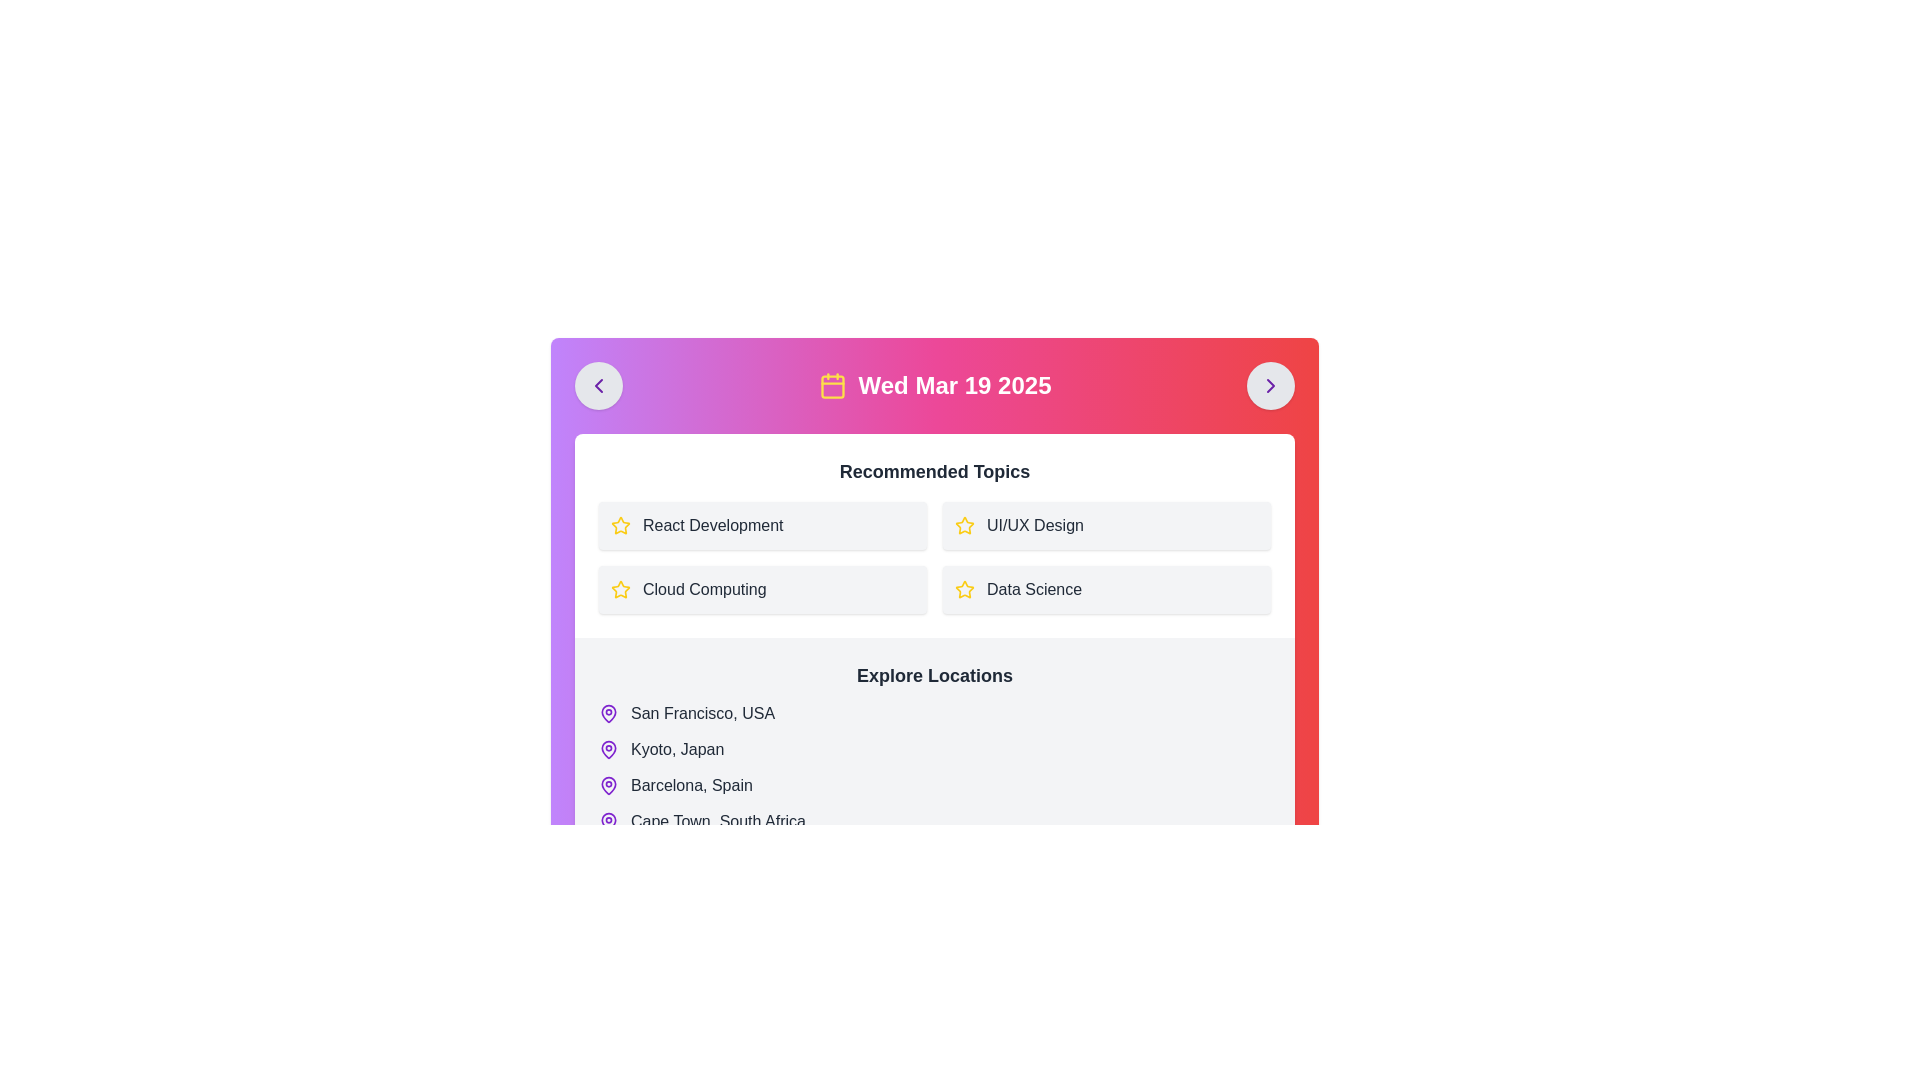  I want to click on the star icon with a yellow outline near the text 'React Development' to mark or unmark it as a favorite, so click(964, 588).